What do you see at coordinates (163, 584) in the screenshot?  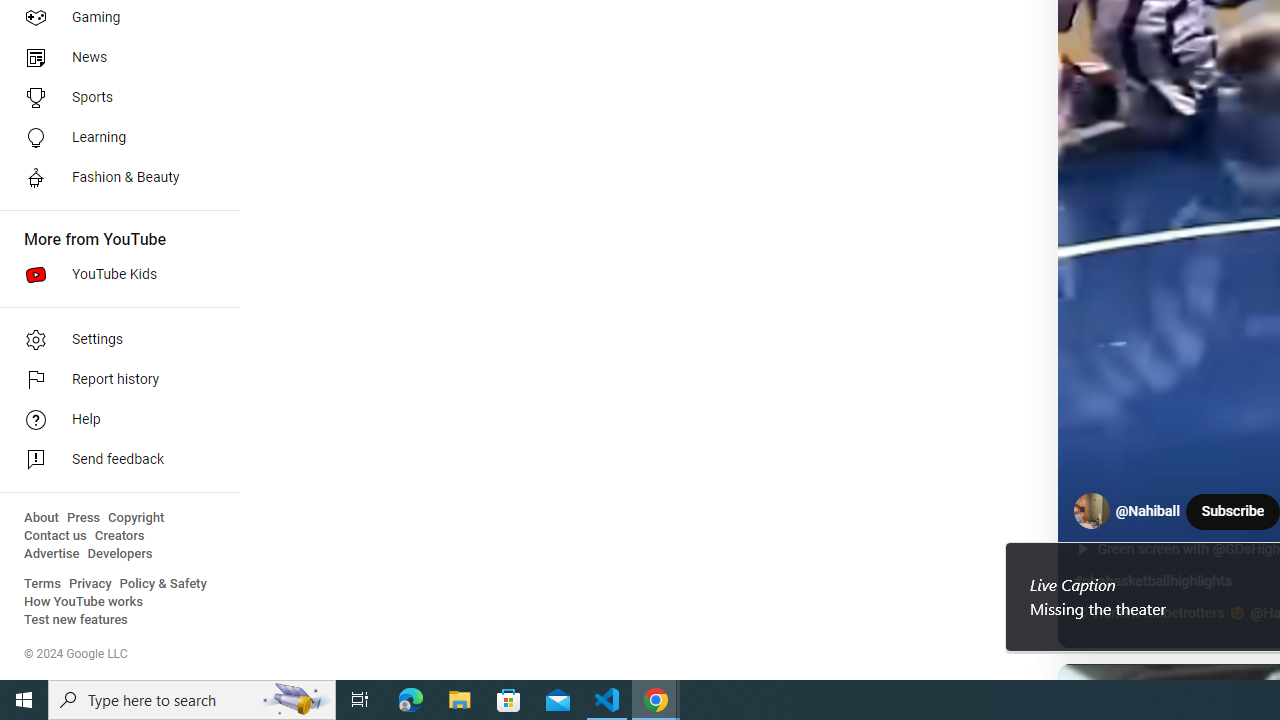 I see `'Policy & Safety'` at bounding box center [163, 584].